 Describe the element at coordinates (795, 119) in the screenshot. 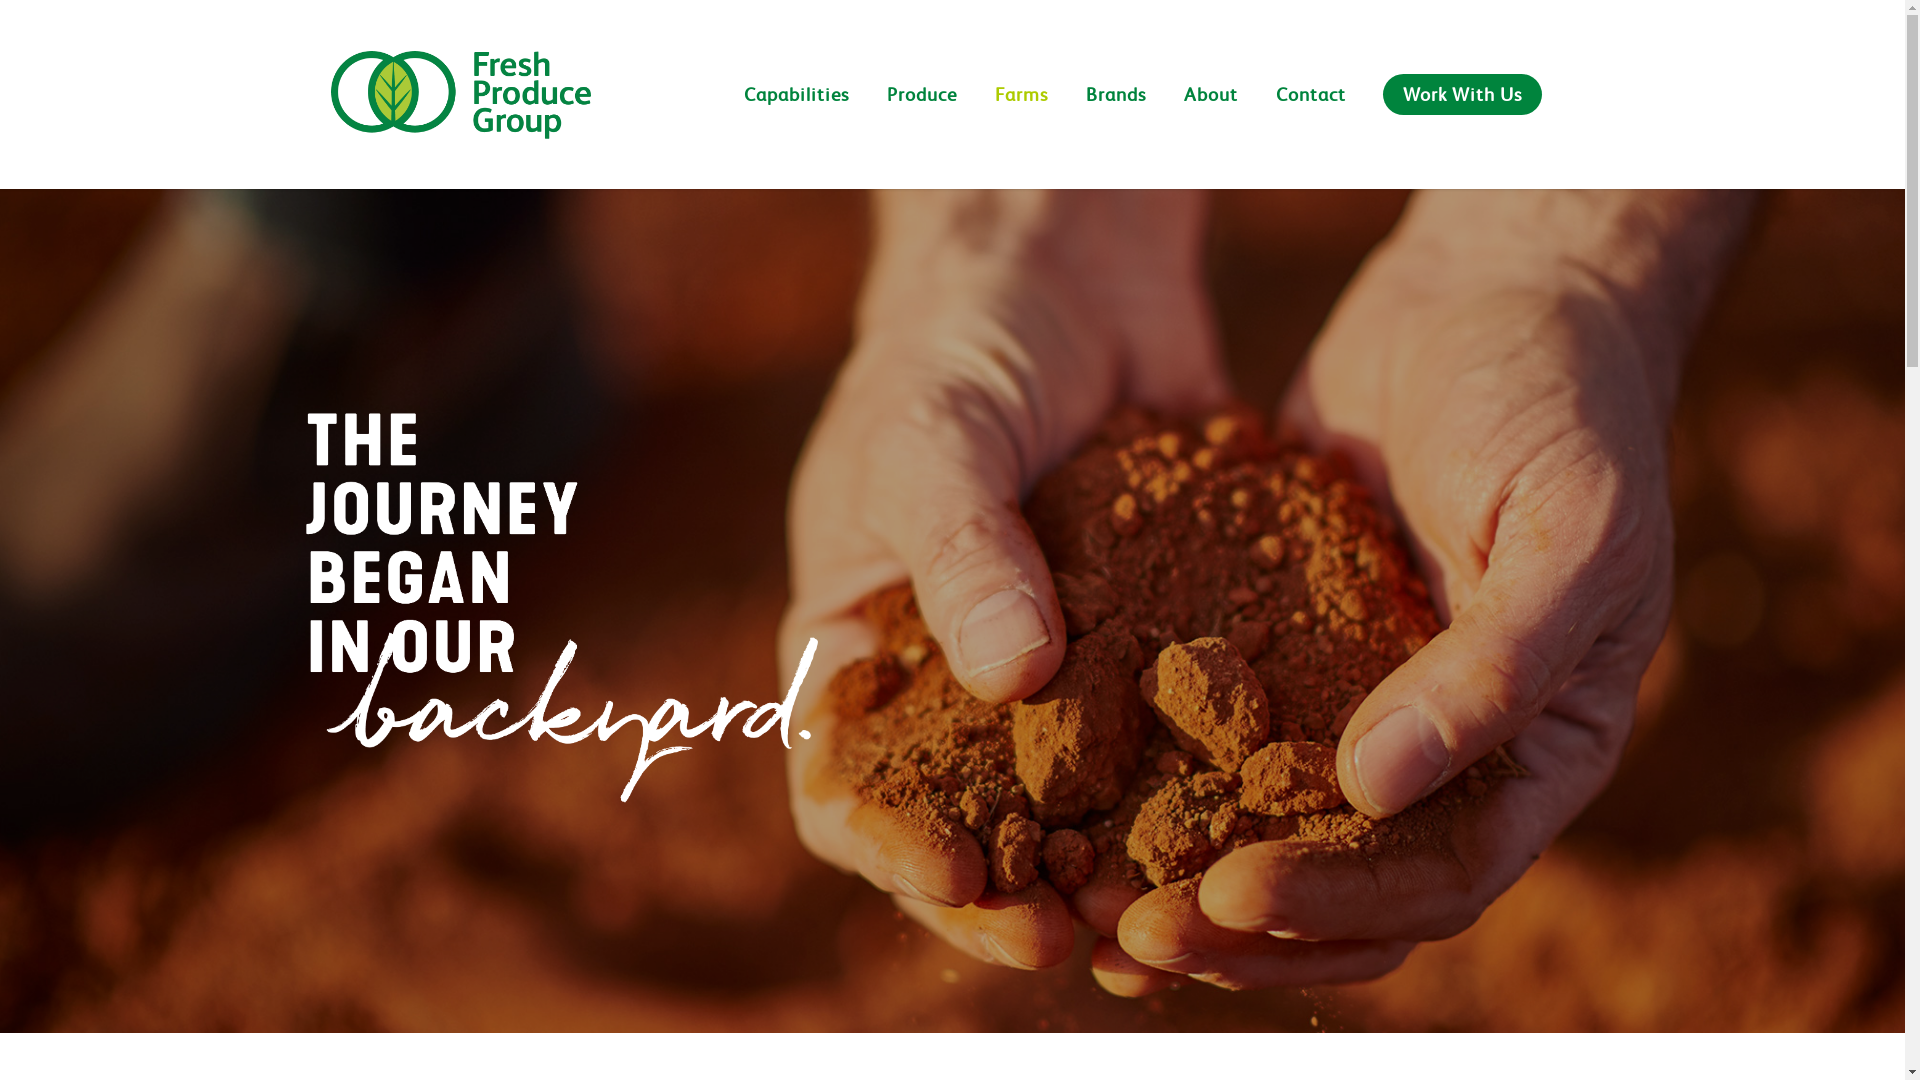

I see `'Capabilities'` at that location.